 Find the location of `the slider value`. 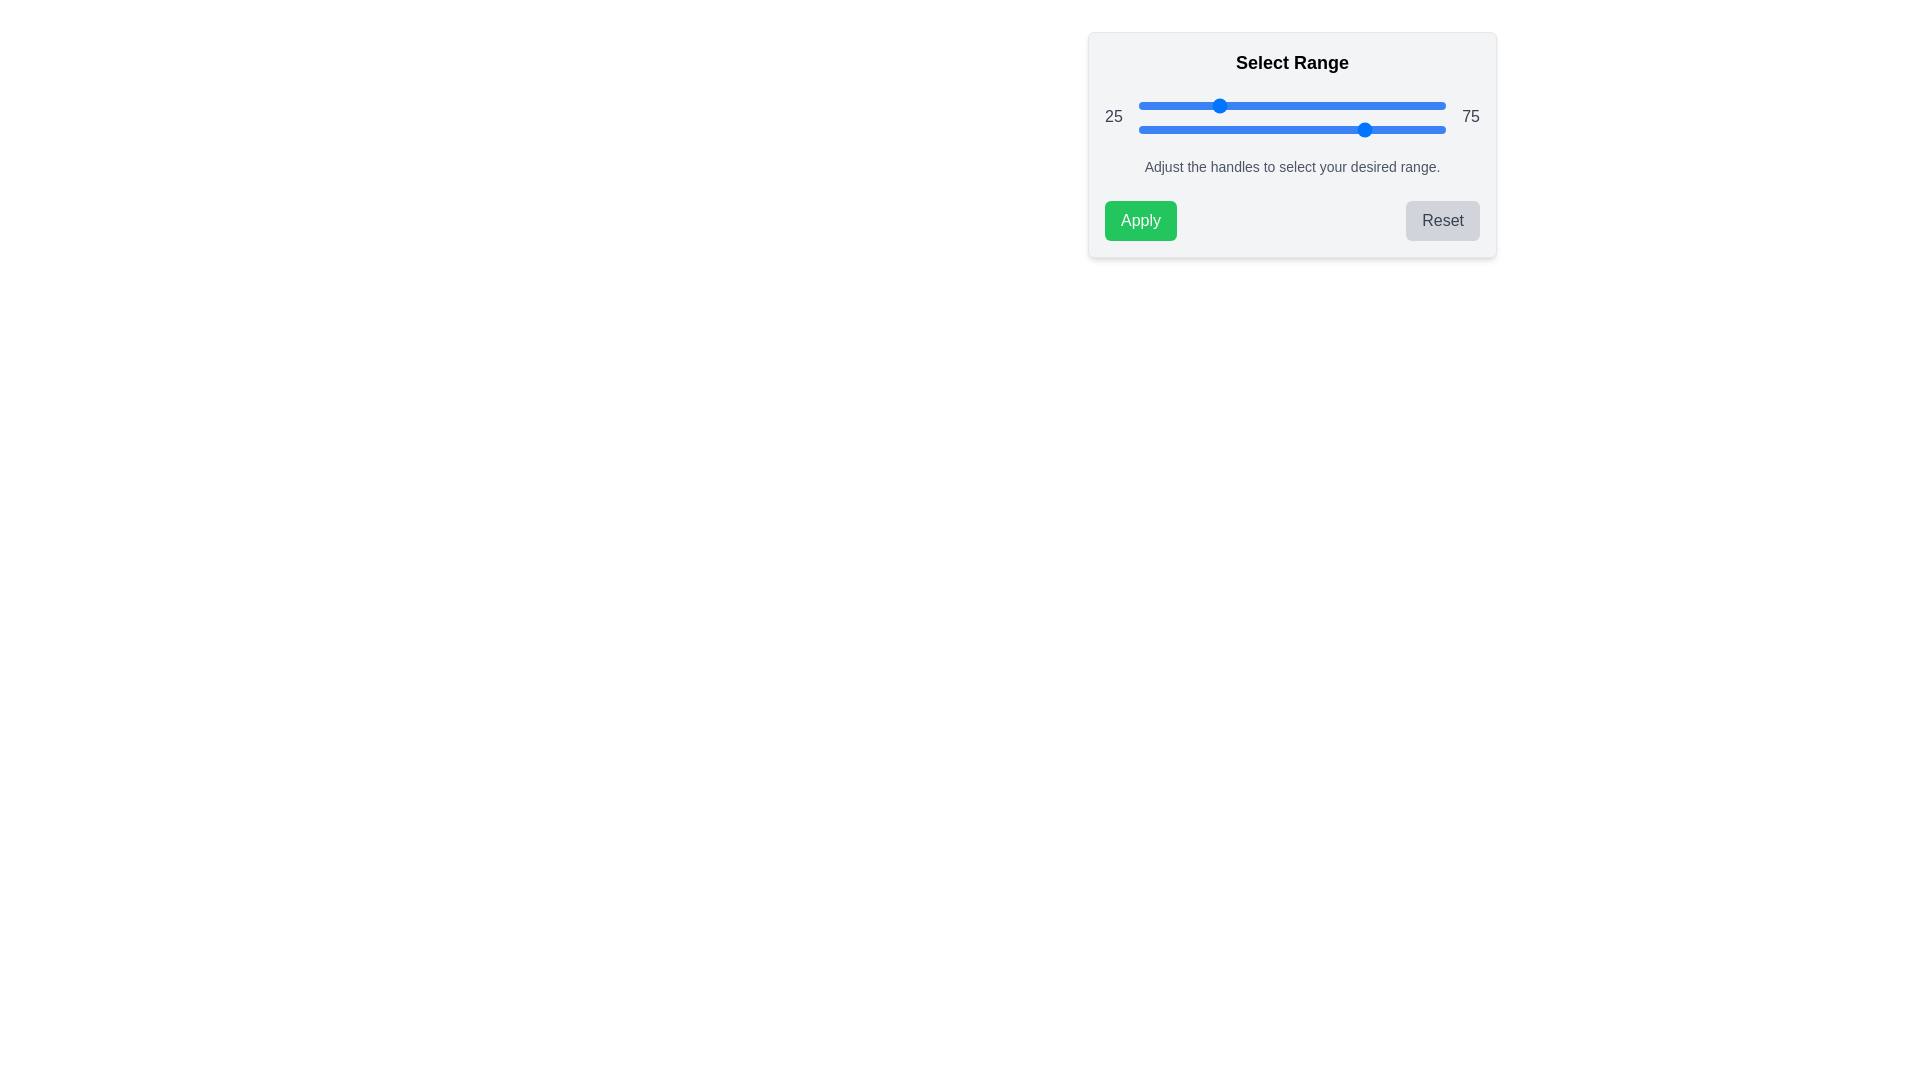

the slider value is located at coordinates (1329, 130).